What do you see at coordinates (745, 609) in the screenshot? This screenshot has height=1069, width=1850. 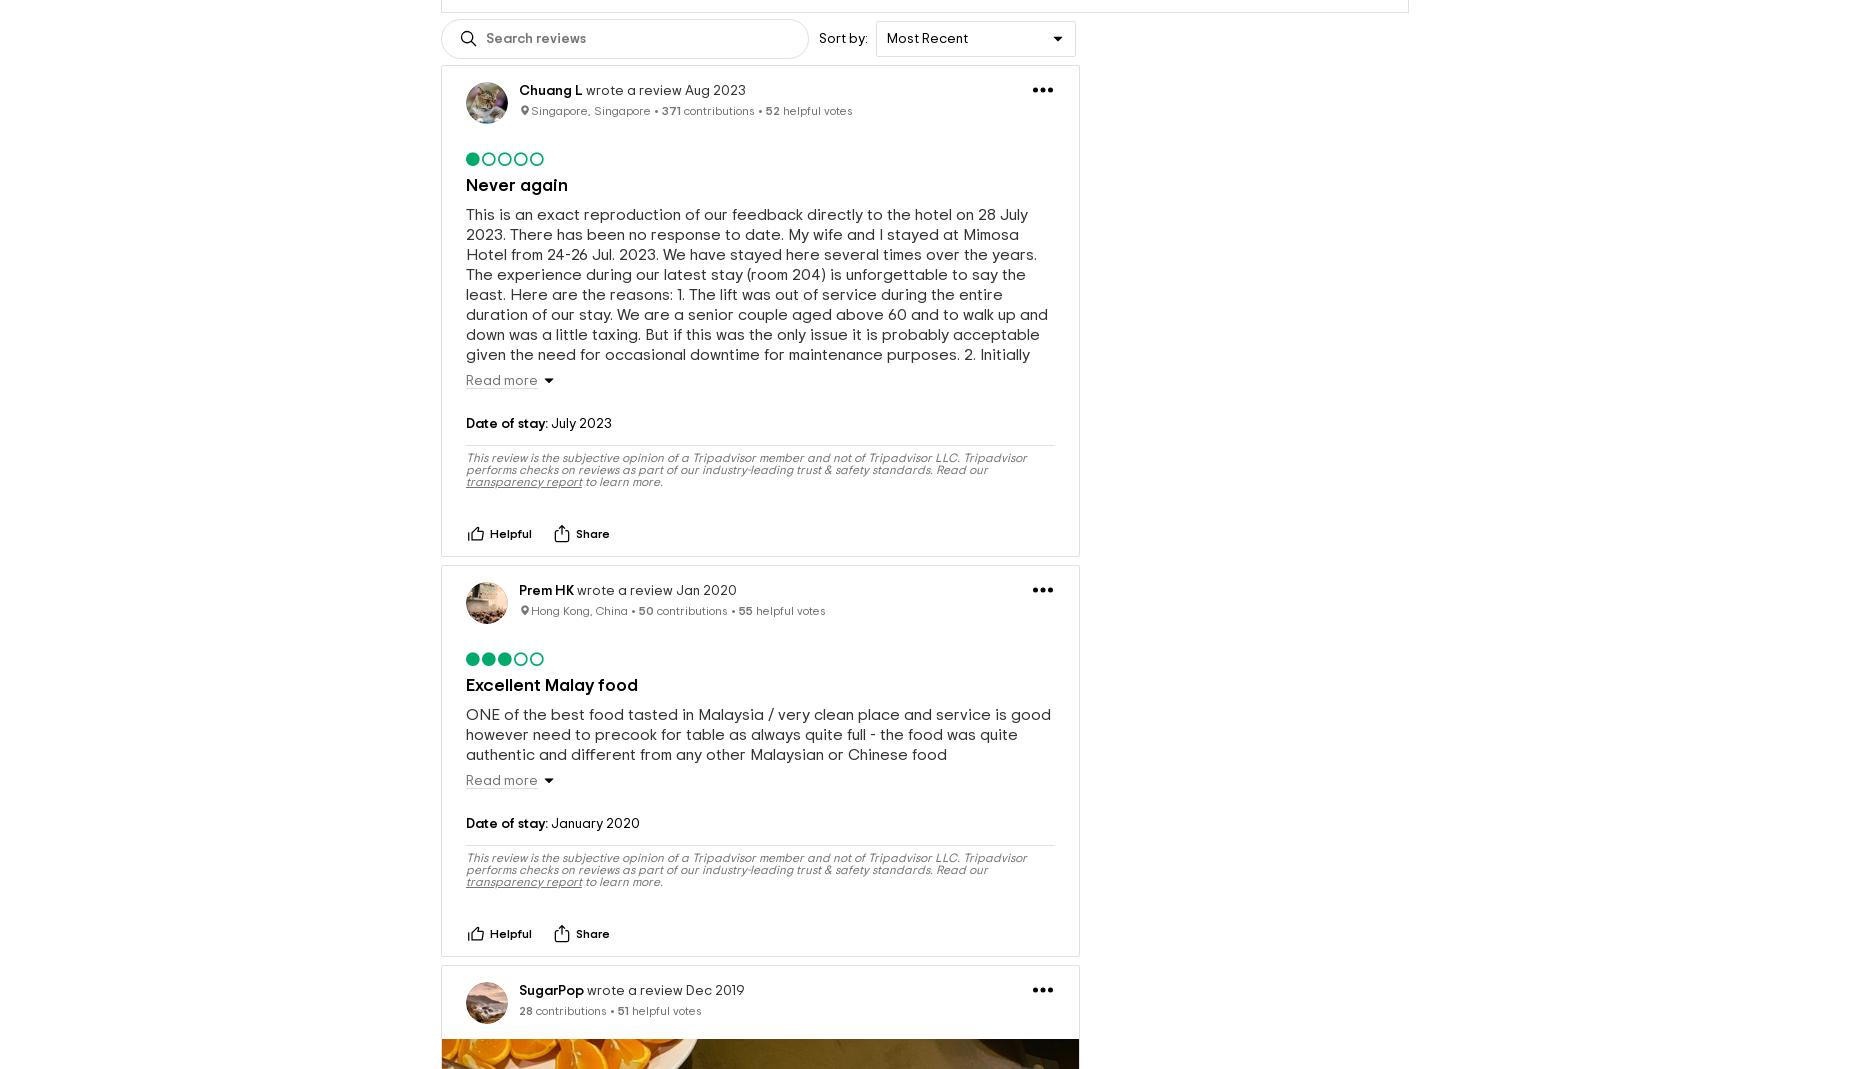 I see `'55'` at bounding box center [745, 609].